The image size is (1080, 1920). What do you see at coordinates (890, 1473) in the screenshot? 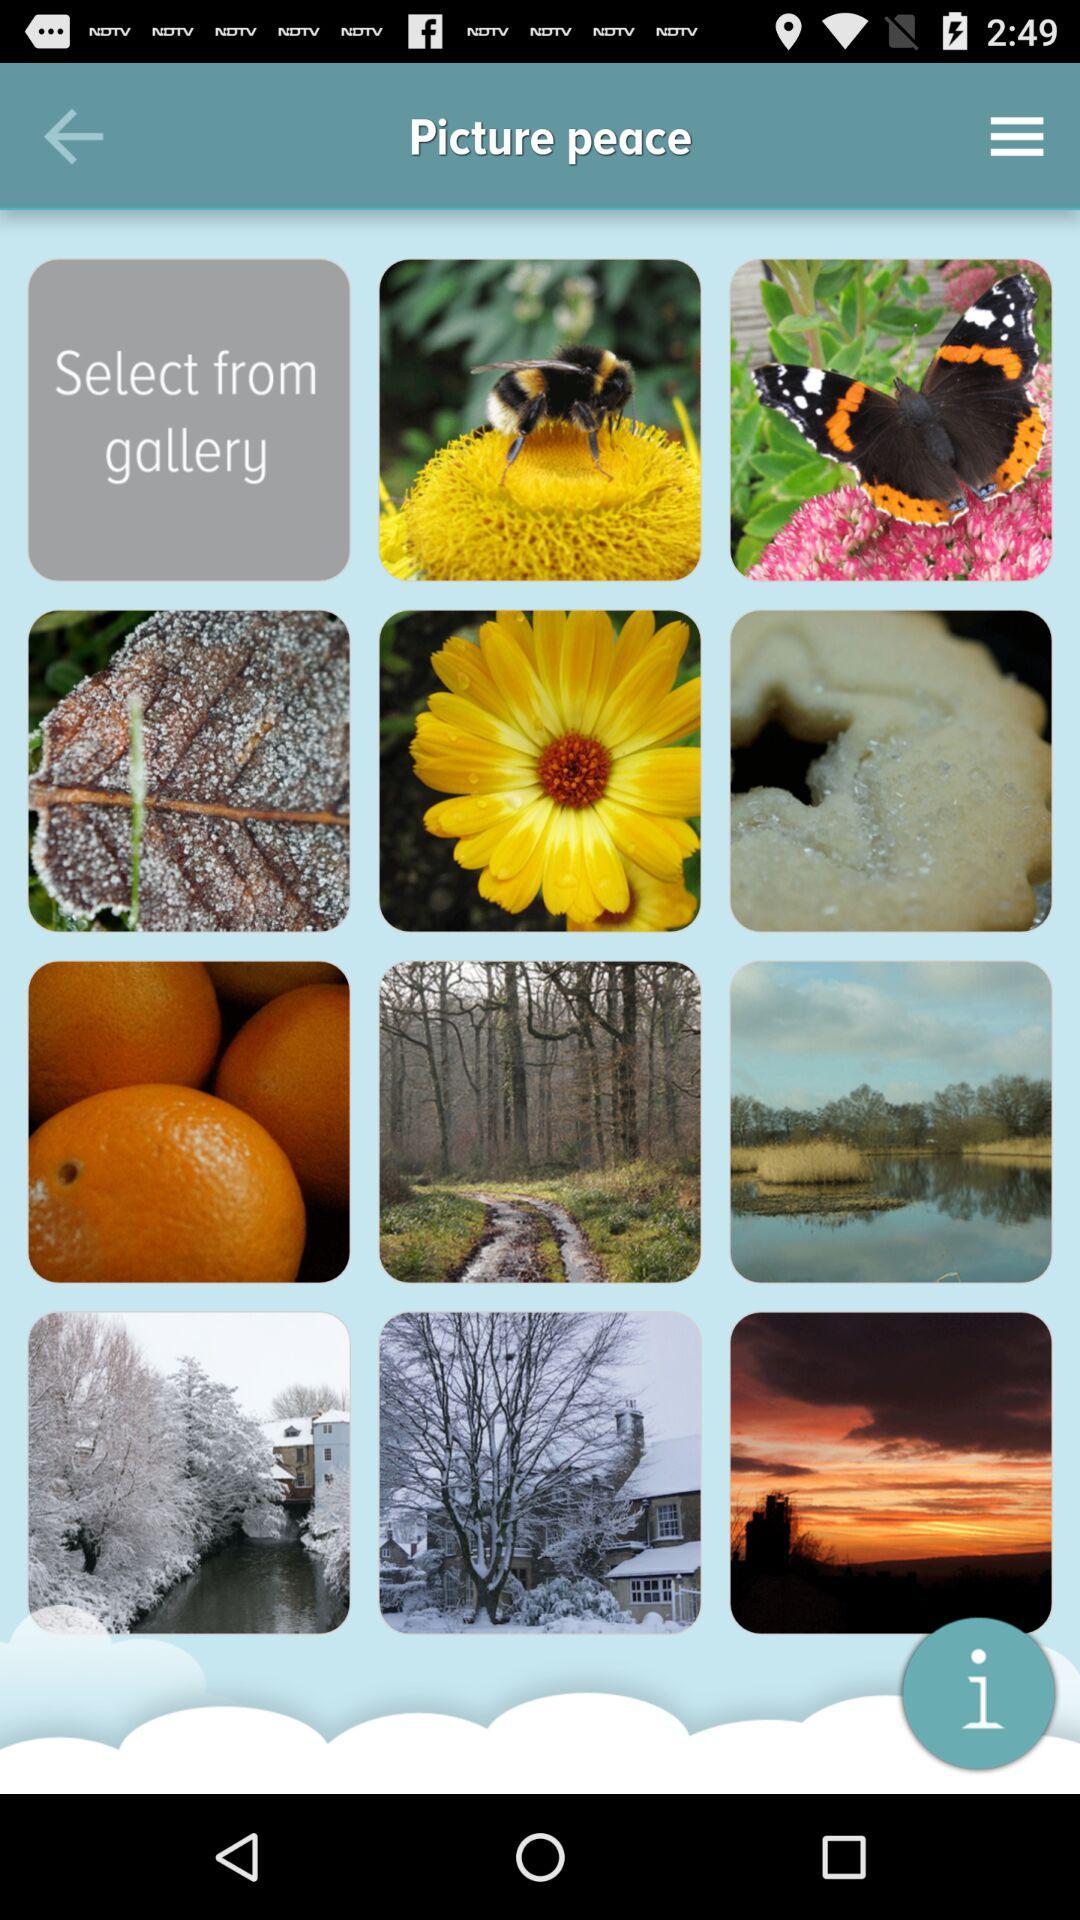
I see `emojios` at bounding box center [890, 1473].